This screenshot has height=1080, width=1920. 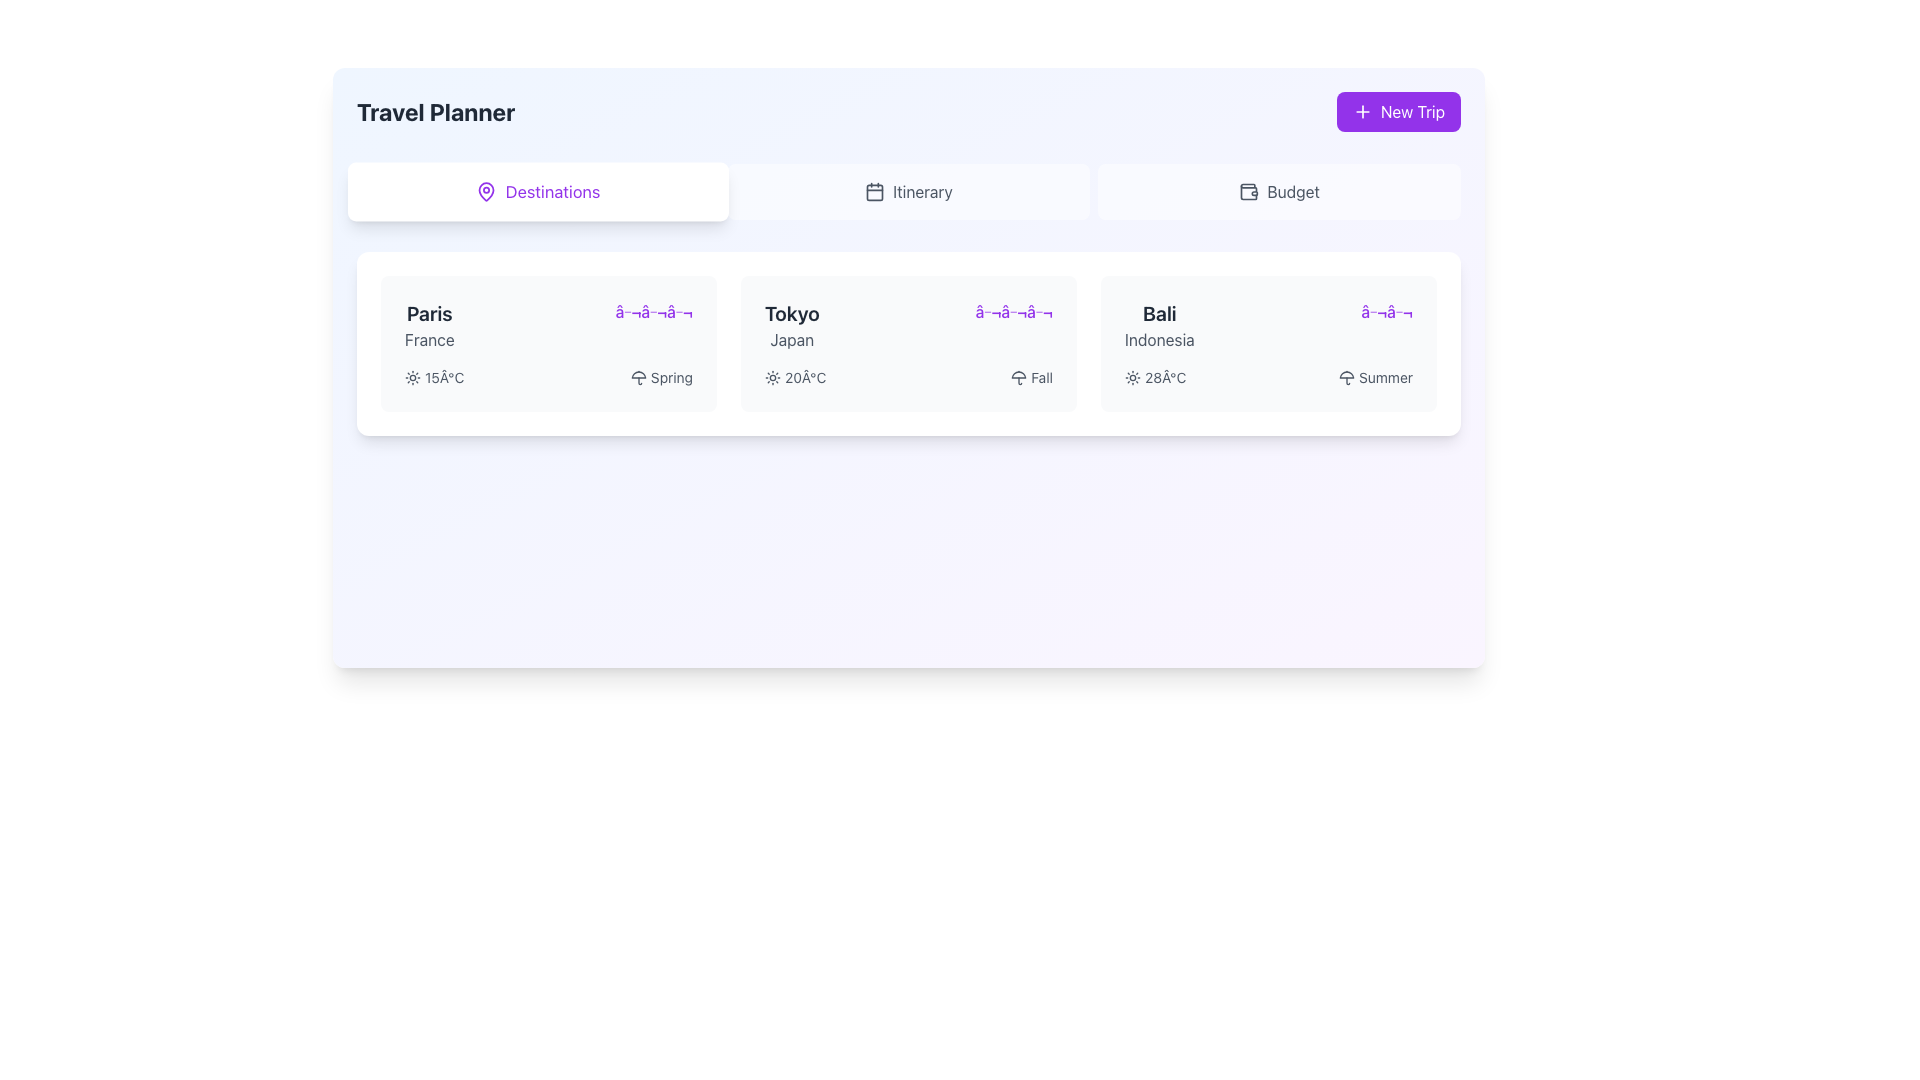 What do you see at coordinates (433, 378) in the screenshot?
I see `temperature information displayed in the text element with the sun icon for 'Paris, France', located at the top-left corner of the weather card` at bounding box center [433, 378].